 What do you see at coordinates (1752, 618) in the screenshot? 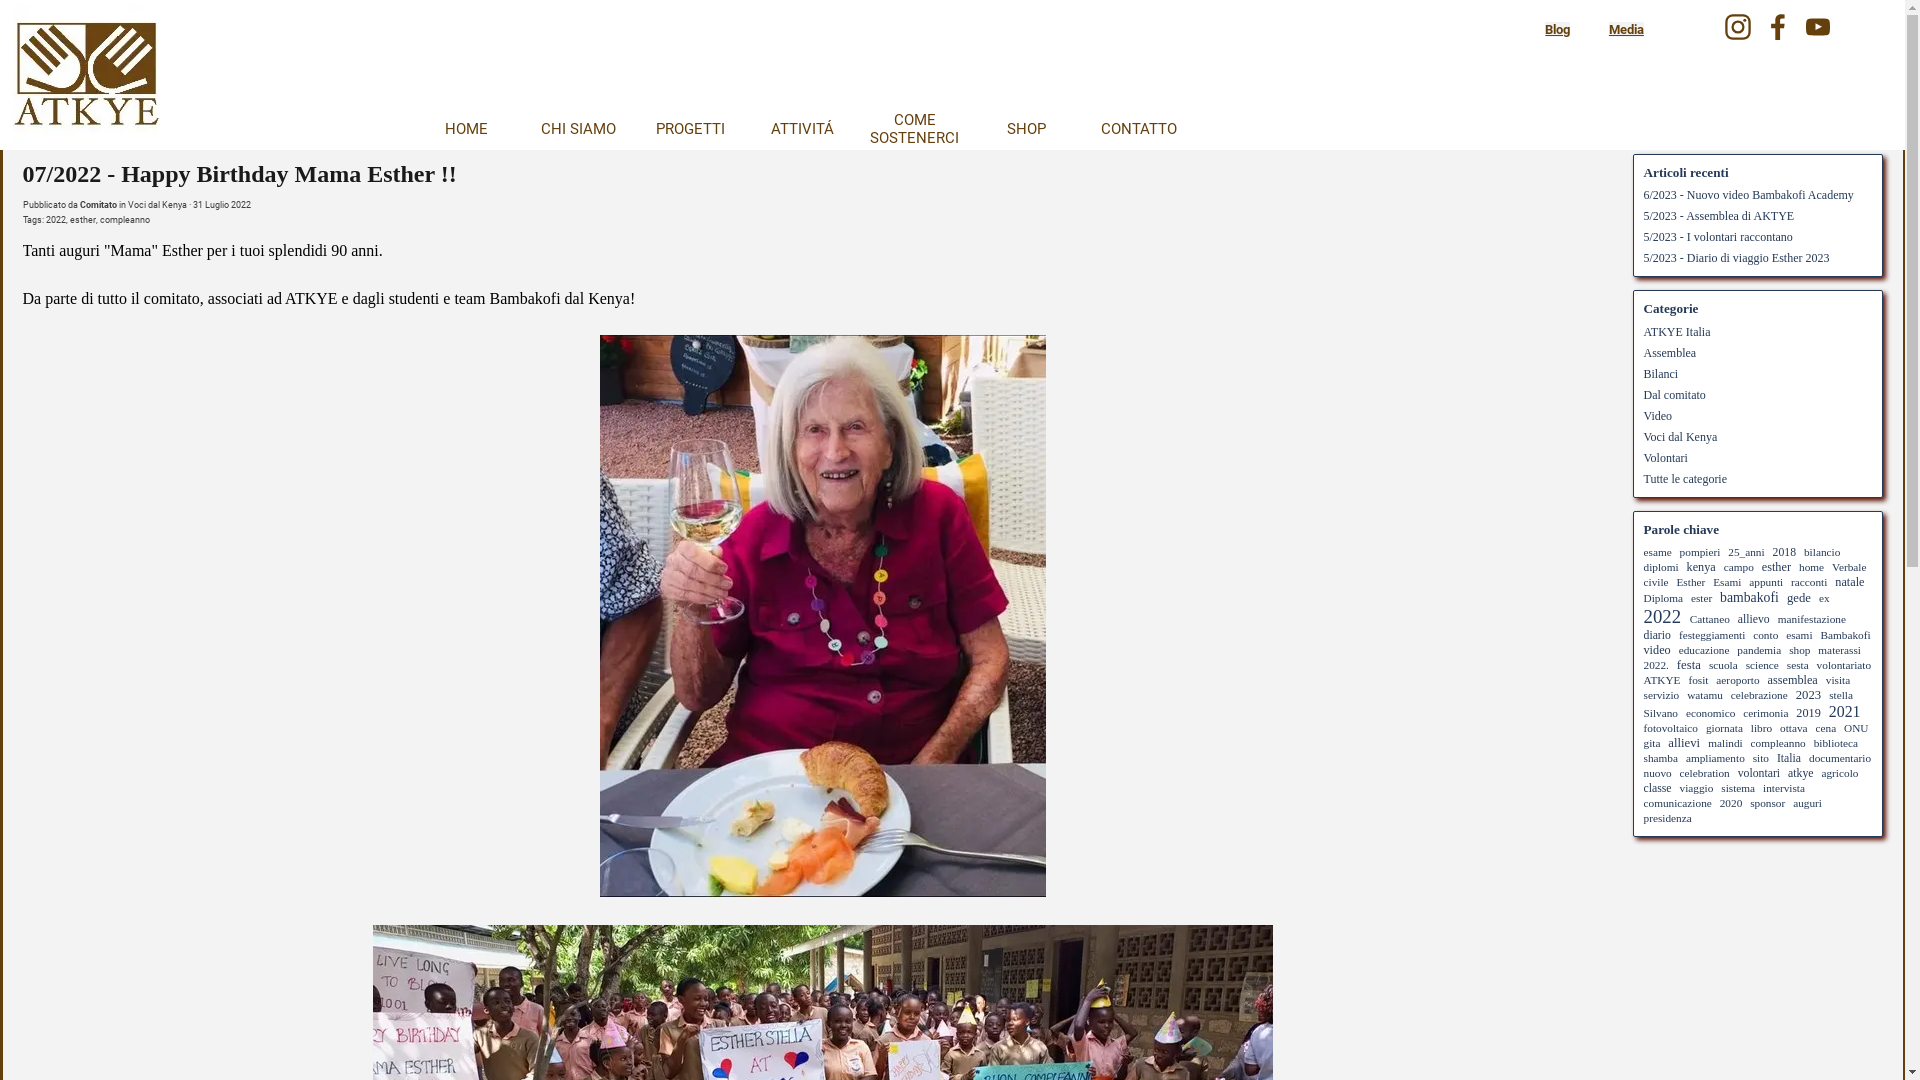
I see `'allievo'` at bounding box center [1752, 618].